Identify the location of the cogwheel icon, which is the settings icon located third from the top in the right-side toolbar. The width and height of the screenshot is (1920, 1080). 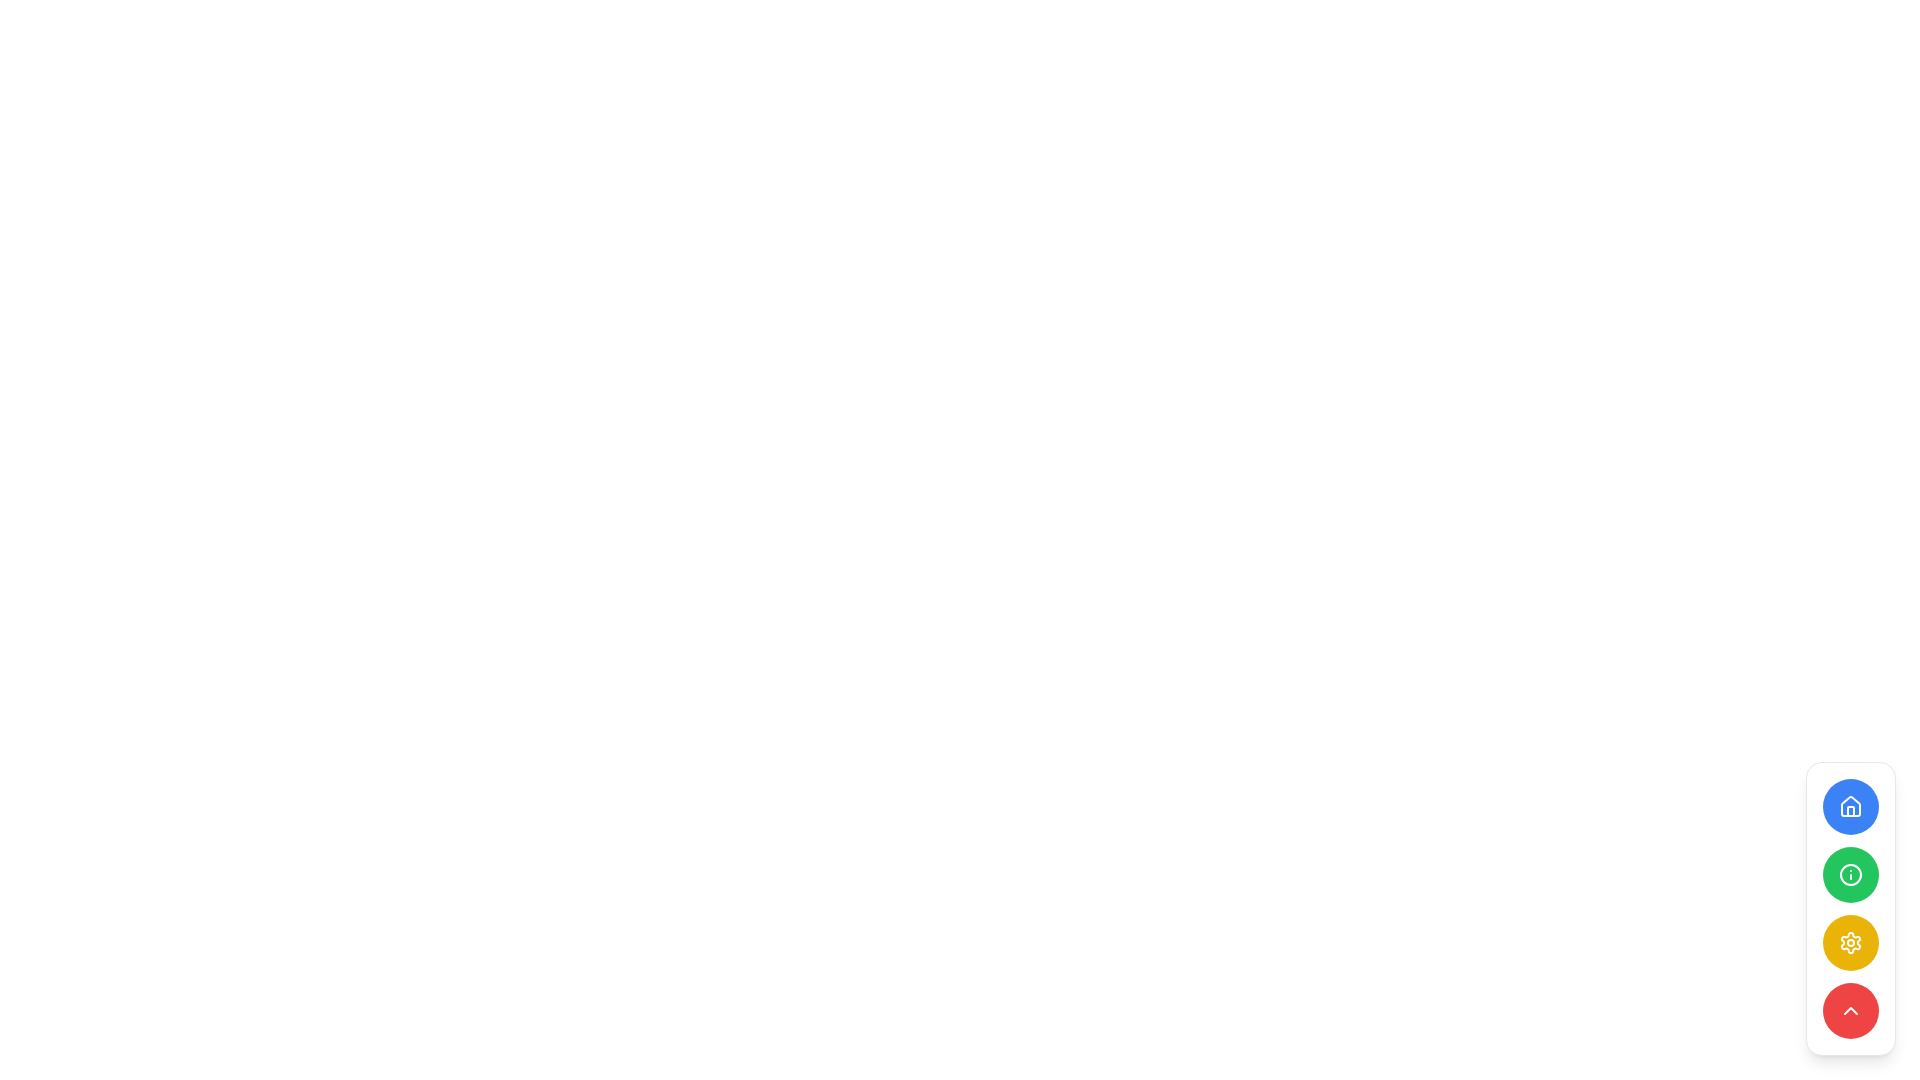
(1850, 942).